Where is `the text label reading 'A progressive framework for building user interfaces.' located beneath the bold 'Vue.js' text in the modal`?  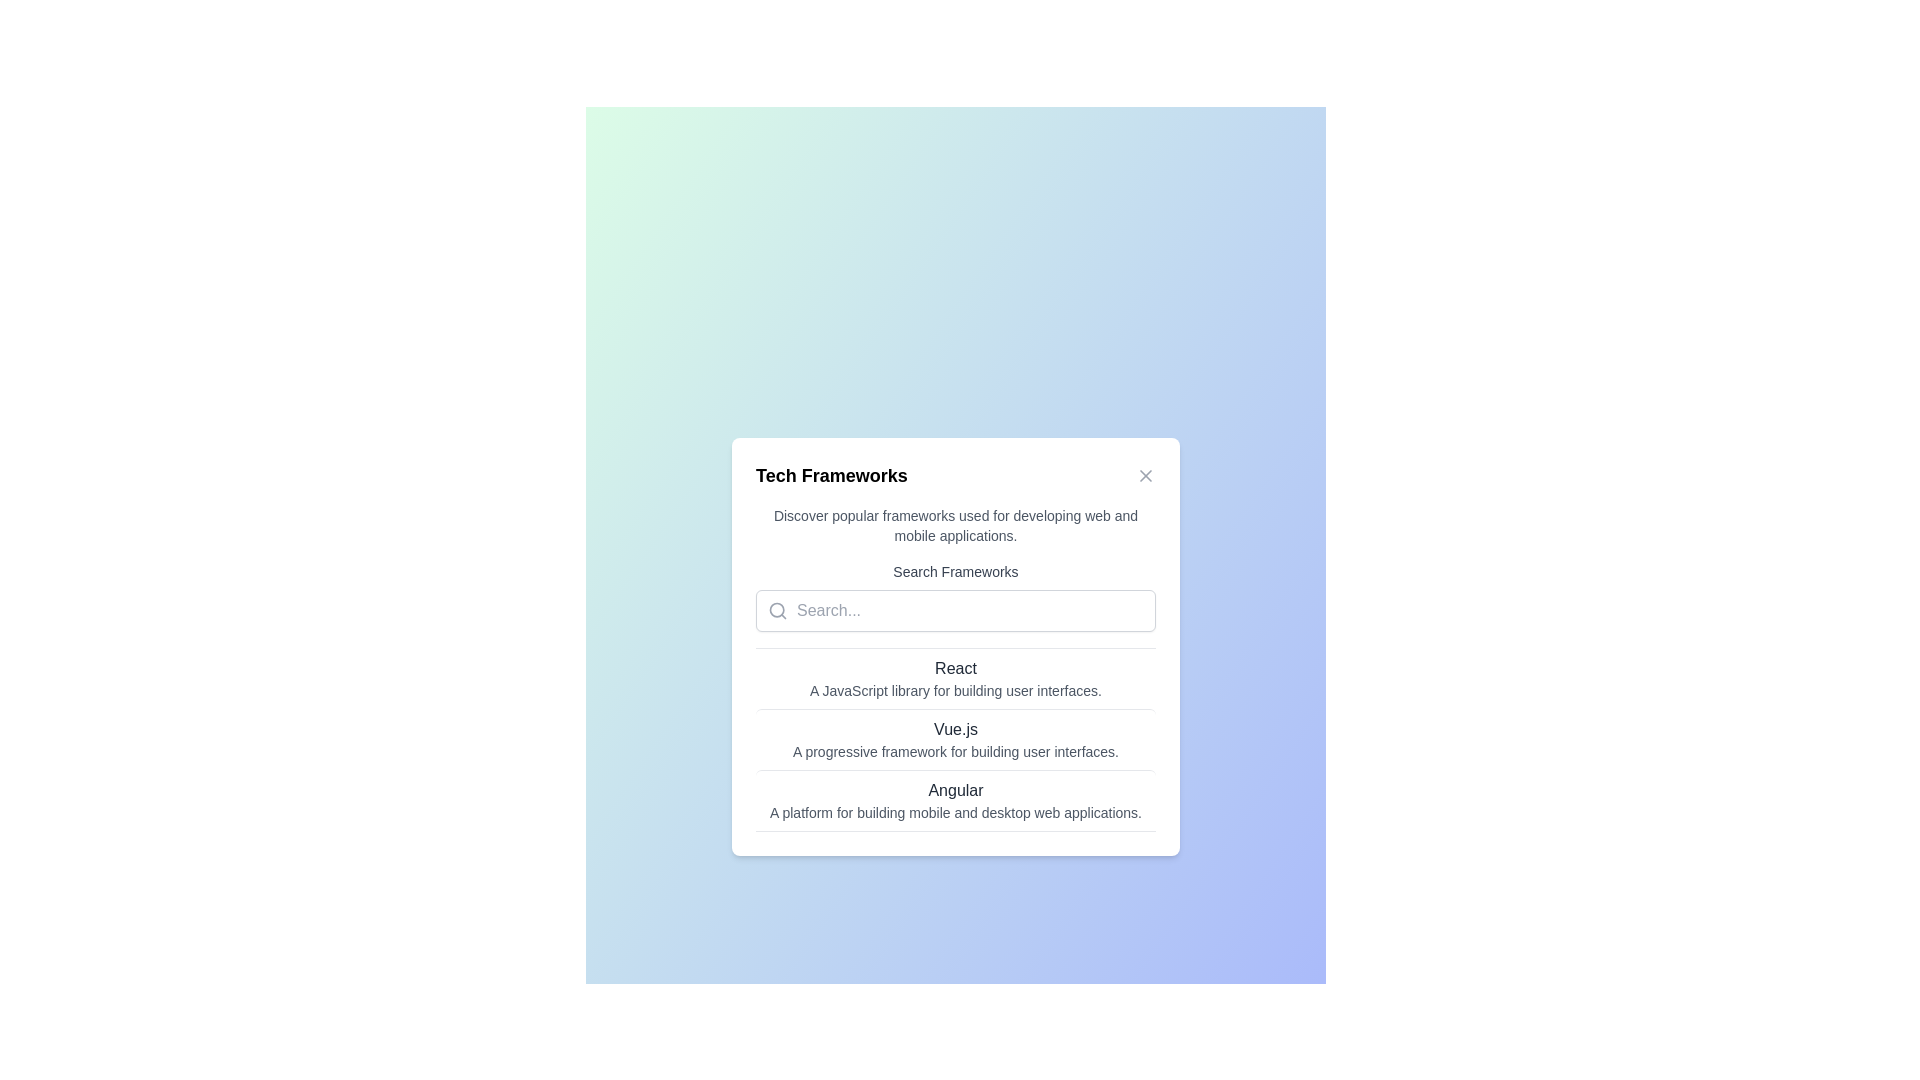
the text label reading 'A progressive framework for building user interfaces.' located beneath the bold 'Vue.js' text in the modal is located at coordinates (954, 752).